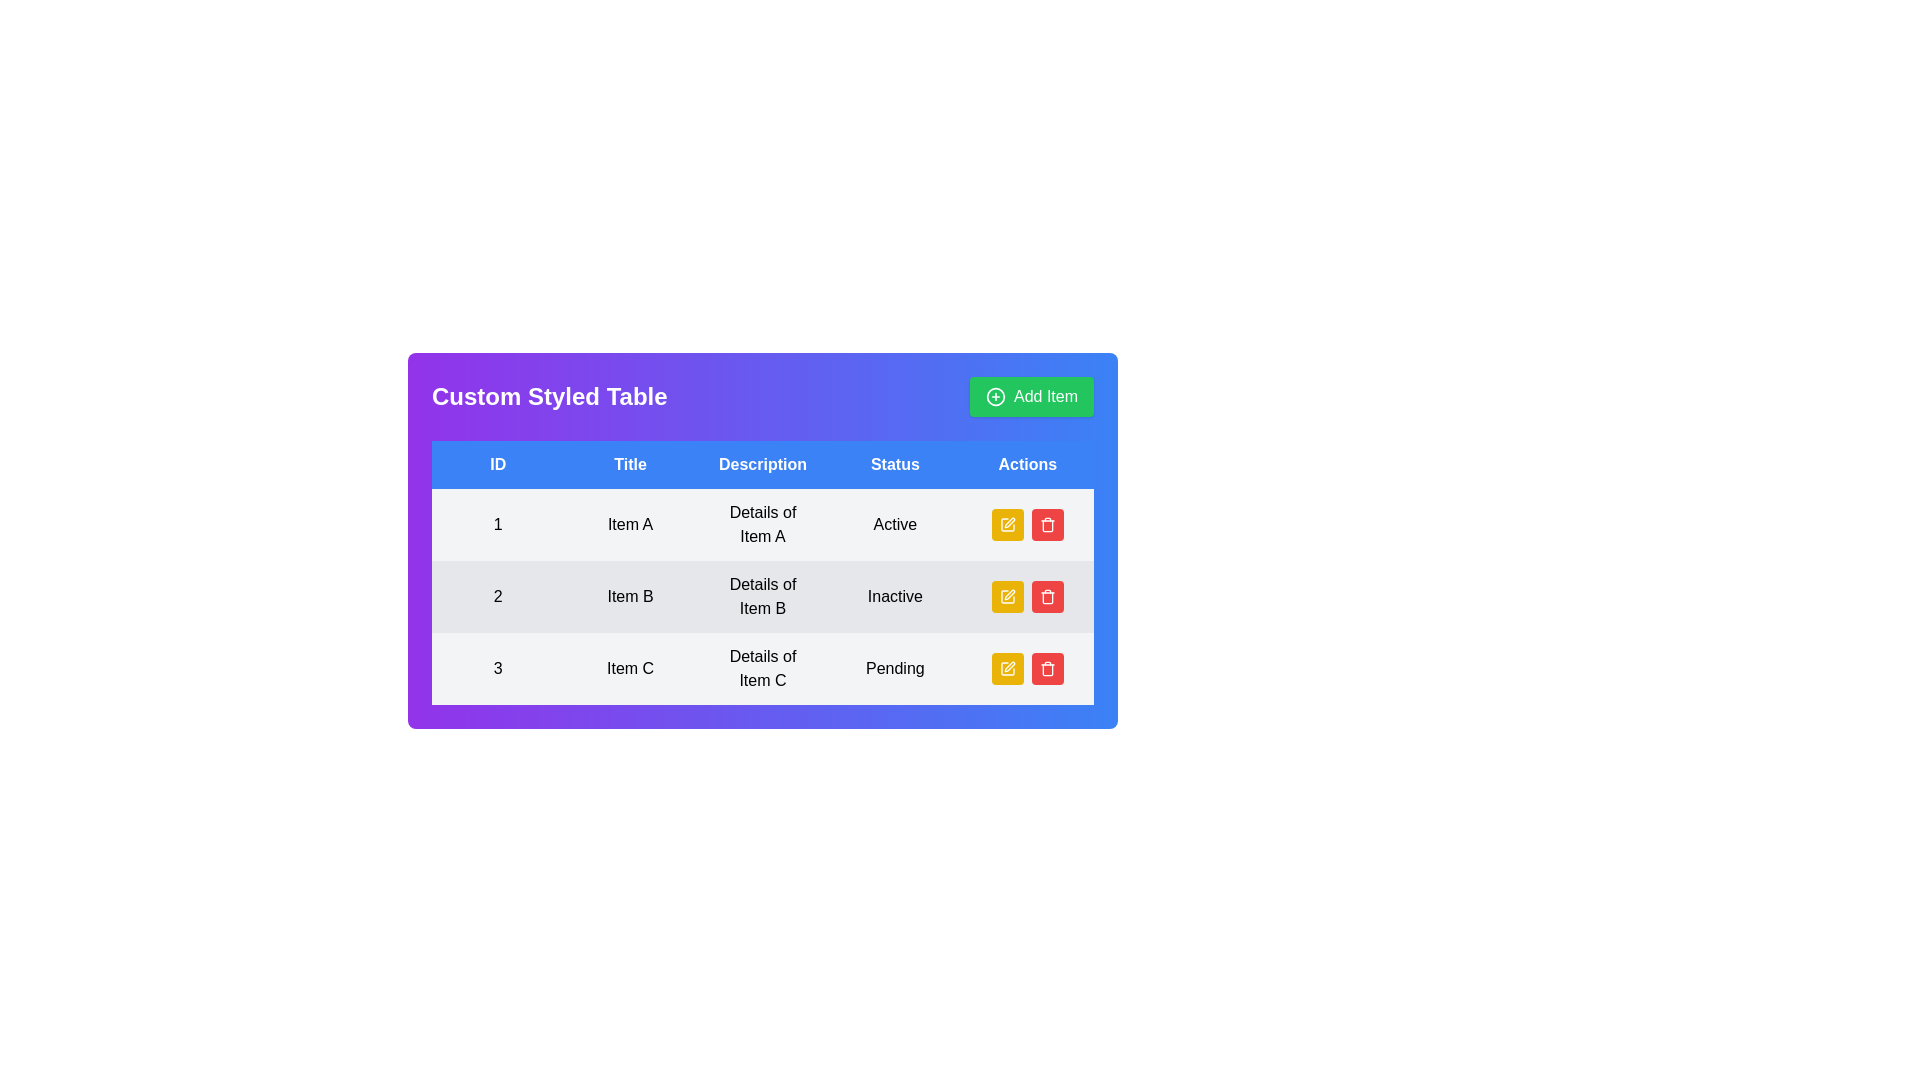 The image size is (1920, 1080). What do you see at coordinates (1009, 667) in the screenshot?
I see `the edit icon button located in the 'Actions' column of the third row of the table to initiate editing` at bounding box center [1009, 667].